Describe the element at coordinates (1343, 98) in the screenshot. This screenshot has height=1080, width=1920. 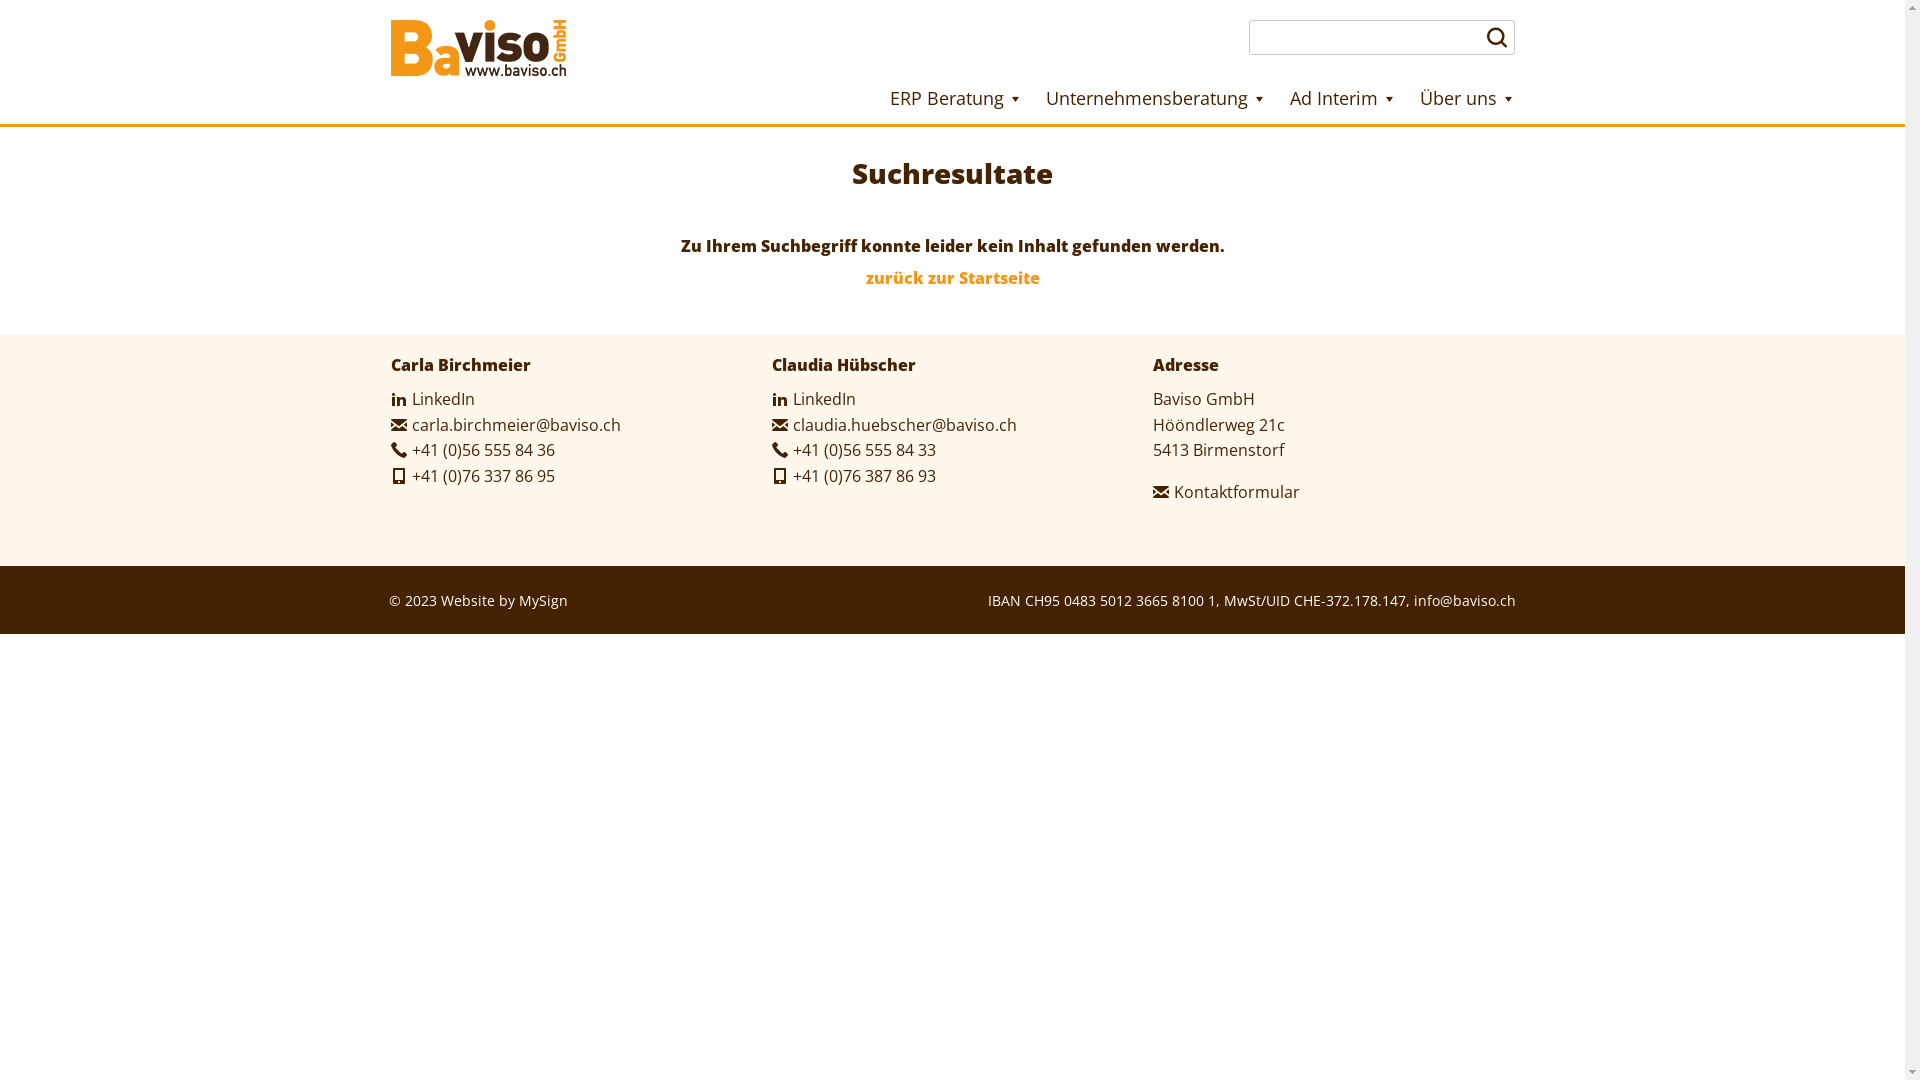
I see `'Ad Interim'` at that location.